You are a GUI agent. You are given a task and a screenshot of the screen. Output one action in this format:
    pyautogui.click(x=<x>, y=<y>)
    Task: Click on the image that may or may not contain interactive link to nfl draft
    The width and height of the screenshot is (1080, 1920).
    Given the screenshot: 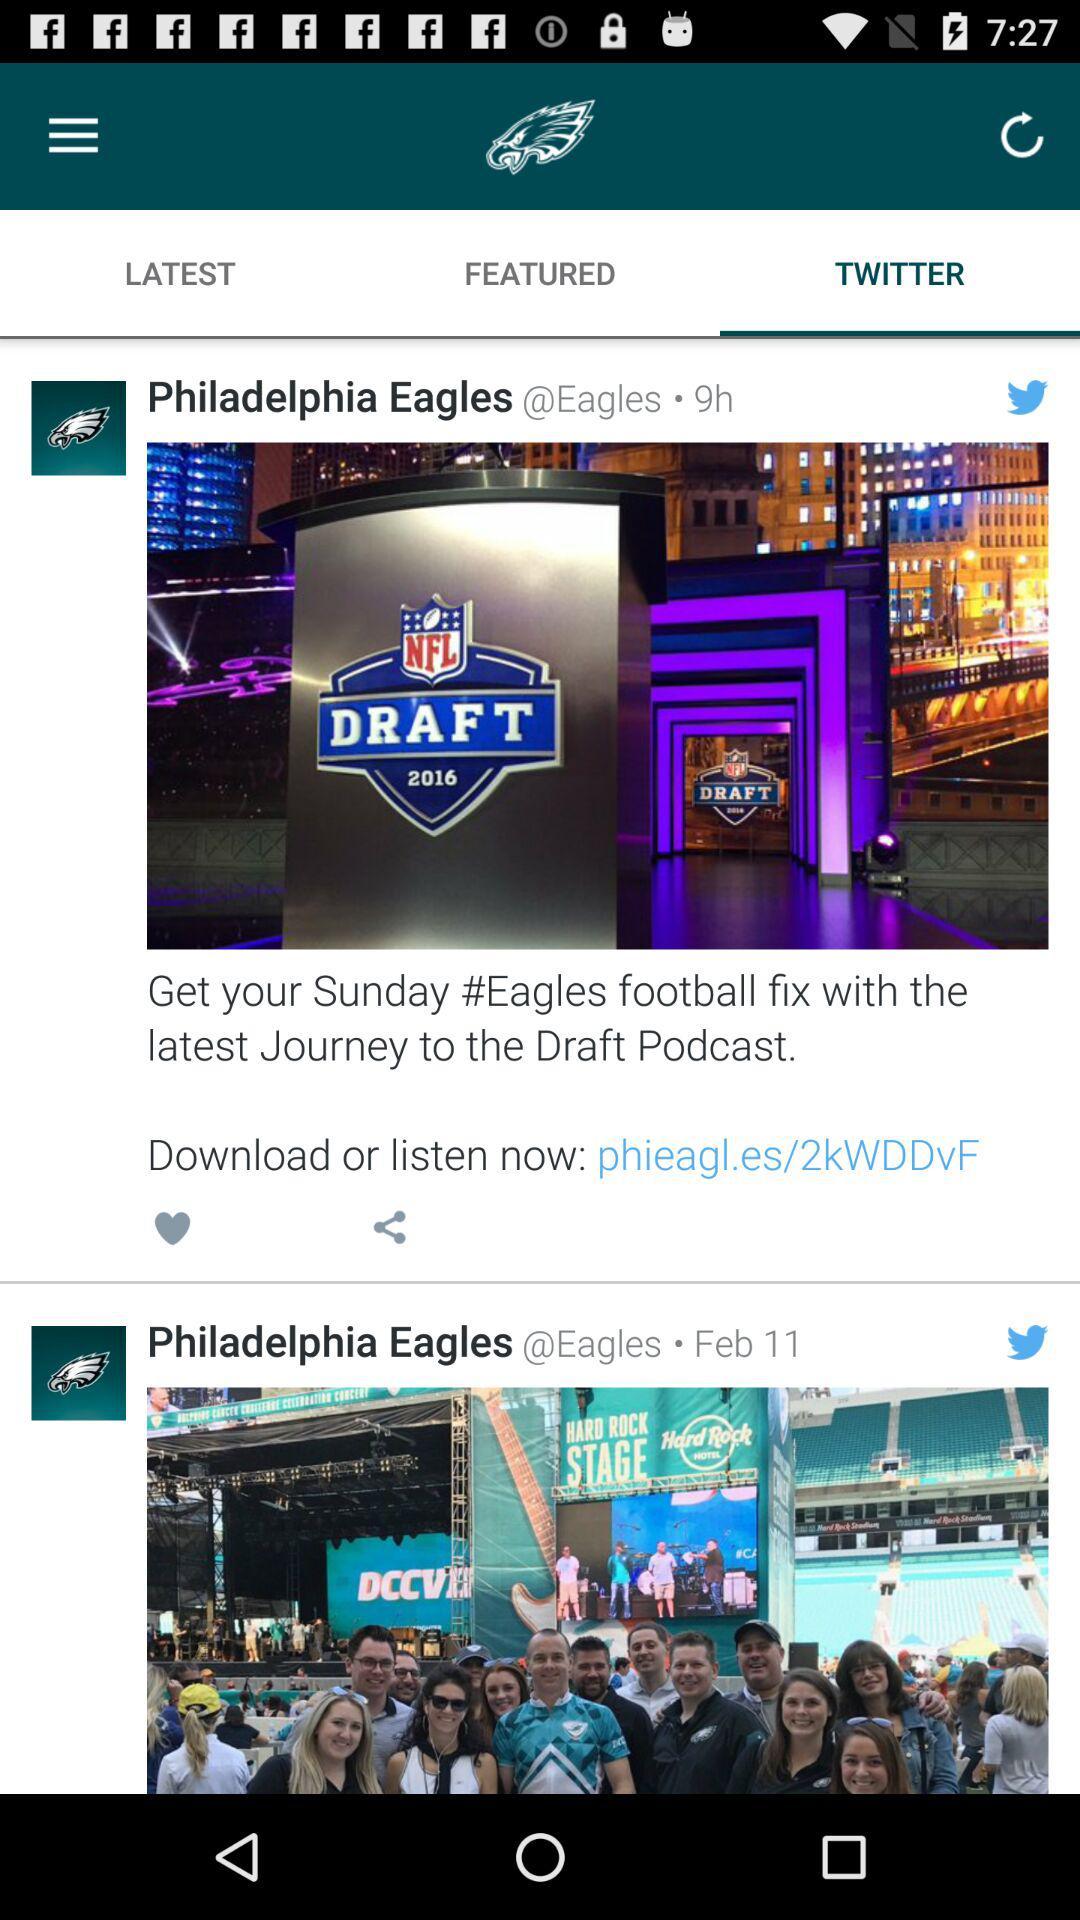 What is the action you would take?
    pyautogui.click(x=596, y=696)
    